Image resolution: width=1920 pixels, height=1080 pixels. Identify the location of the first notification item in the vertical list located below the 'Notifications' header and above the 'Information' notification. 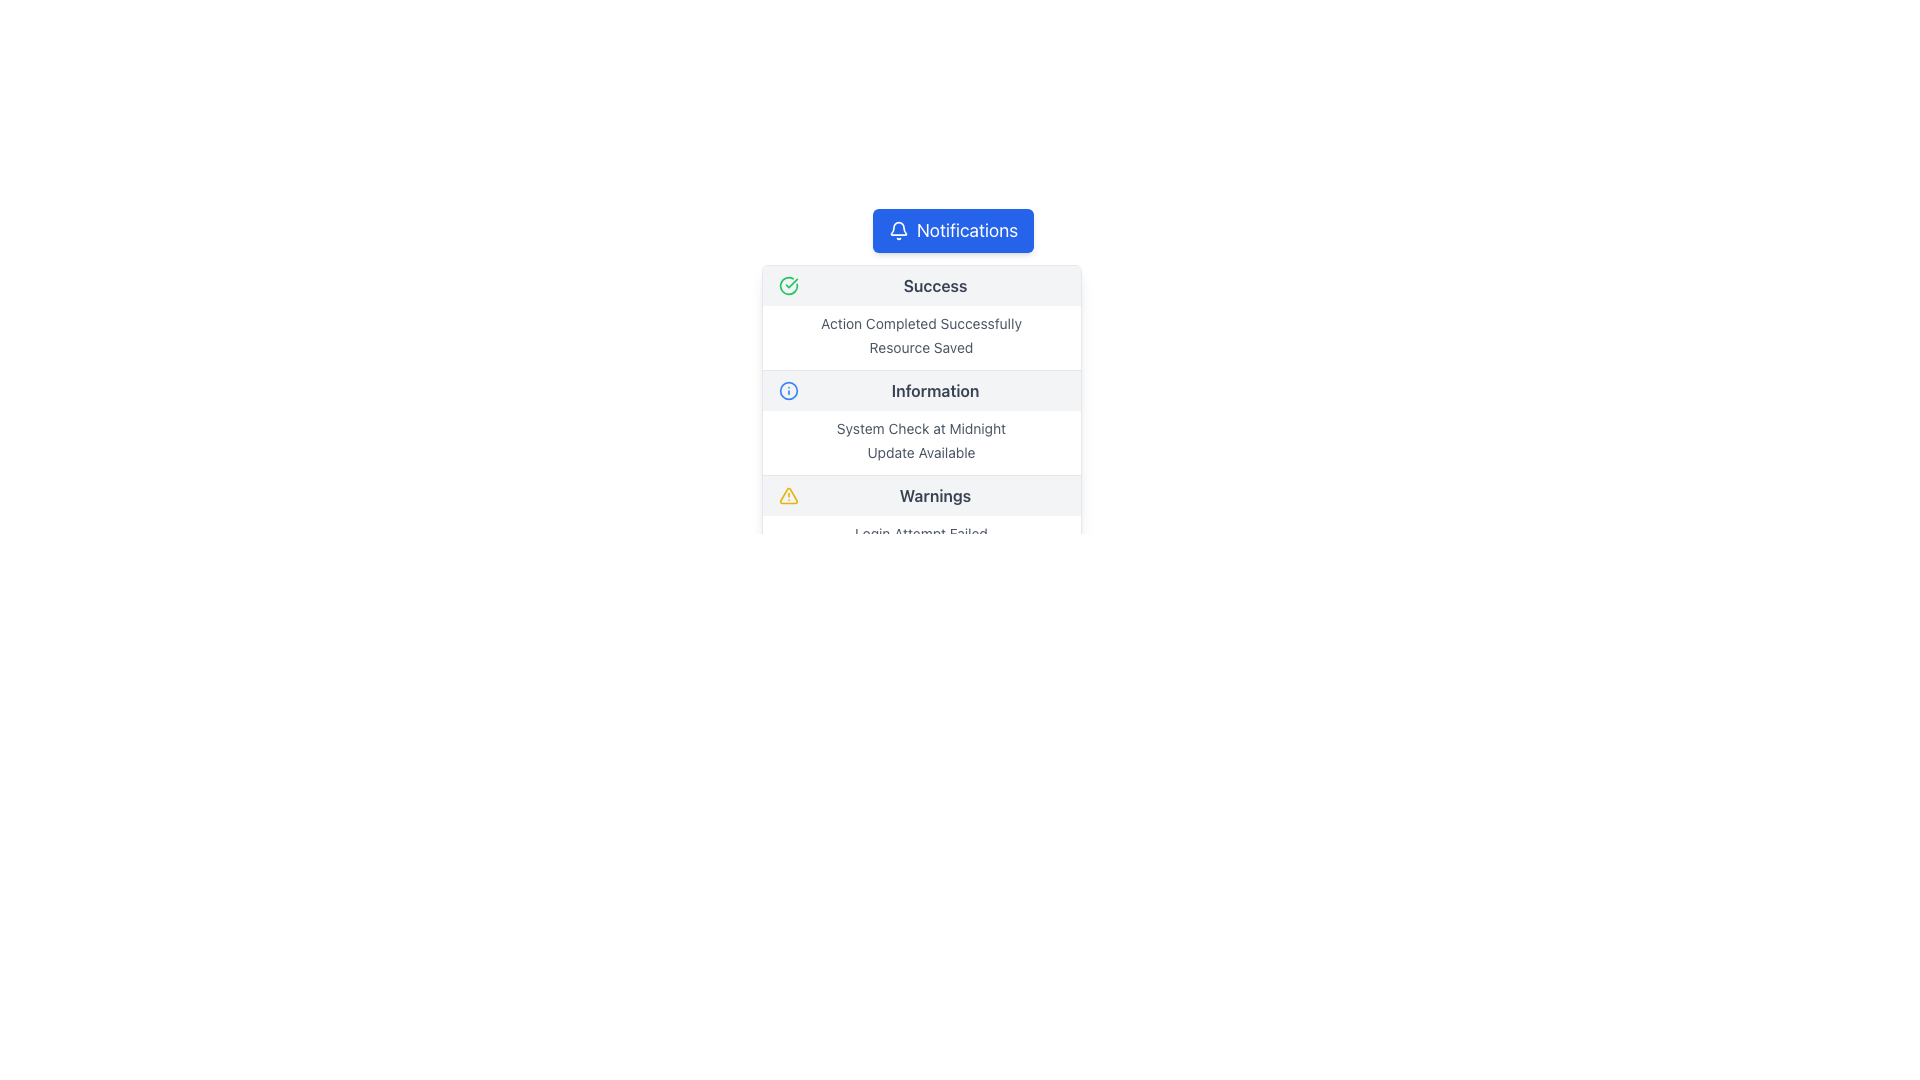
(920, 317).